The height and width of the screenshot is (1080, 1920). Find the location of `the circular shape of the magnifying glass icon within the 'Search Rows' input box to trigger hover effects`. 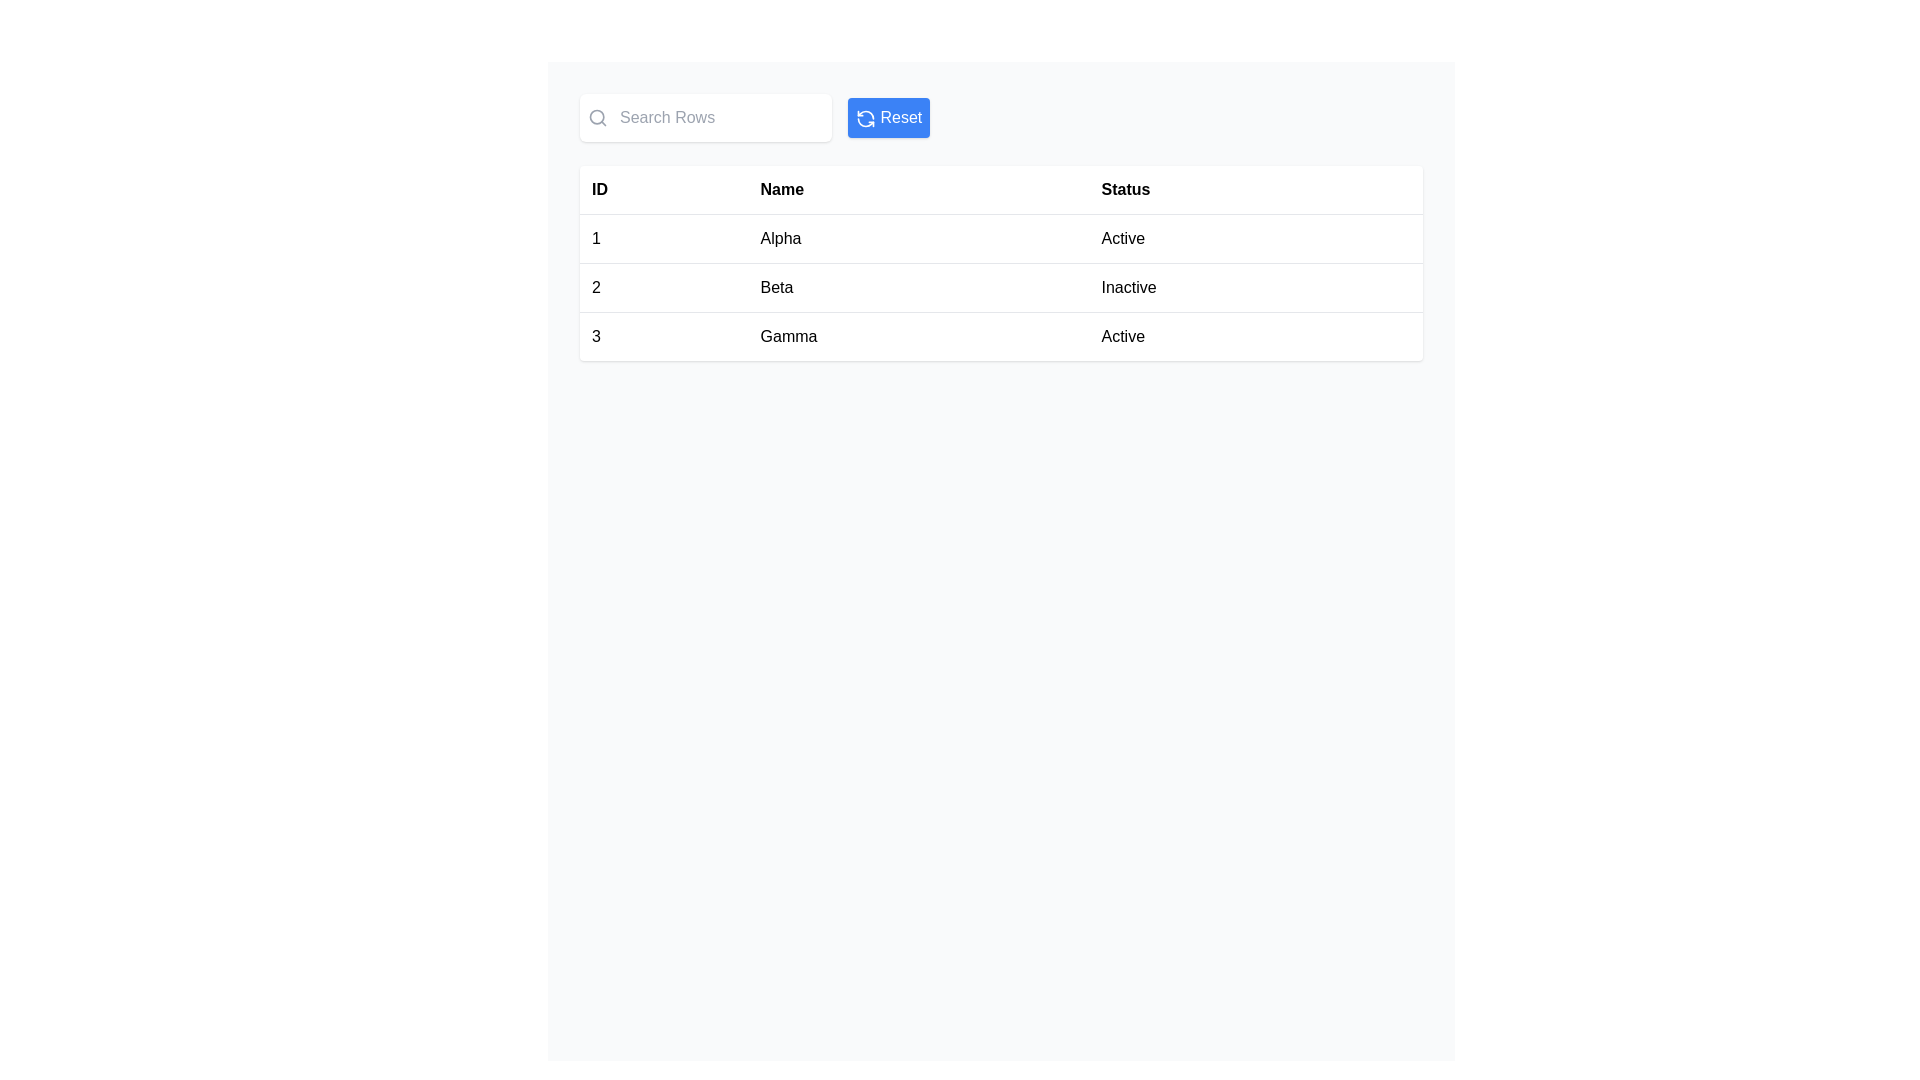

the circular shape of the magnifying glass icon within the 'Search Rows' input box to trigger hover effects is located at coordinates (596, 117).